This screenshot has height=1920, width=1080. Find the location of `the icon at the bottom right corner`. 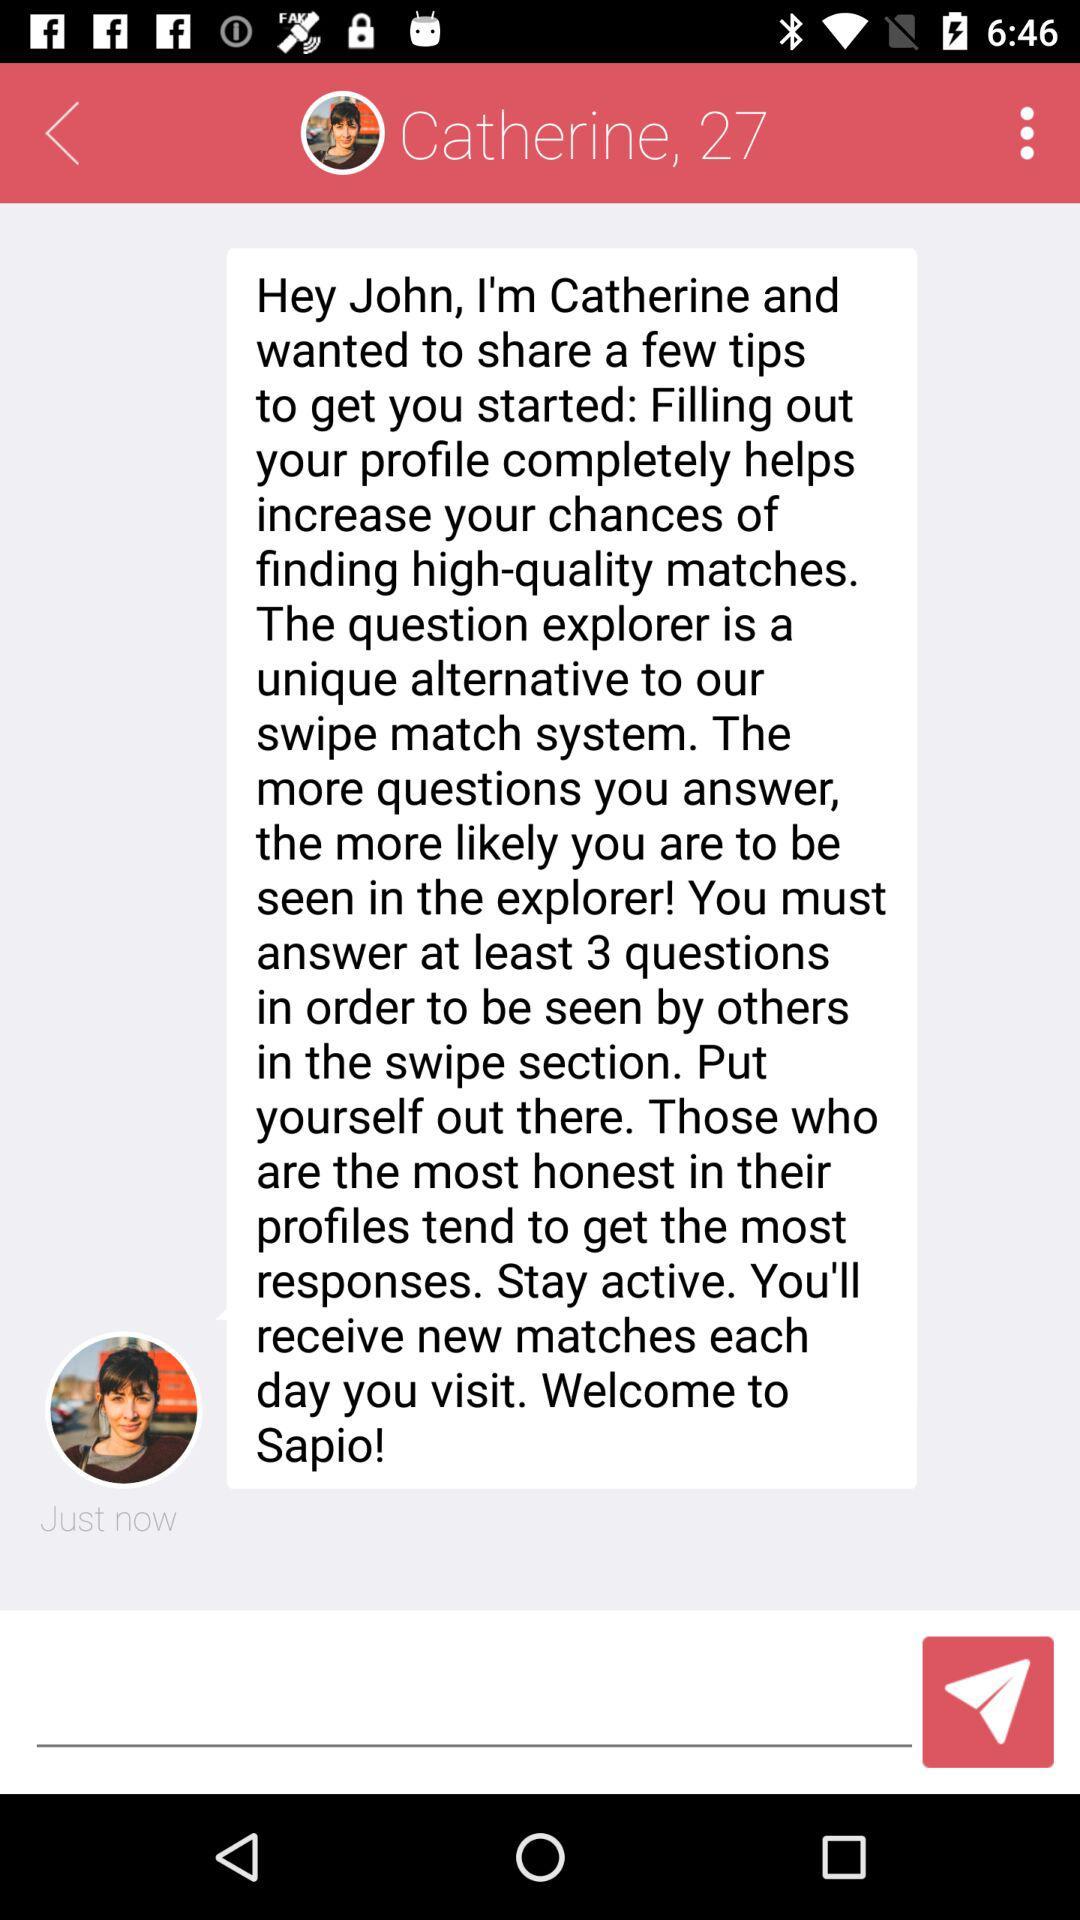

the icon at the bottom right corner is located at coordinates (987, 1701).